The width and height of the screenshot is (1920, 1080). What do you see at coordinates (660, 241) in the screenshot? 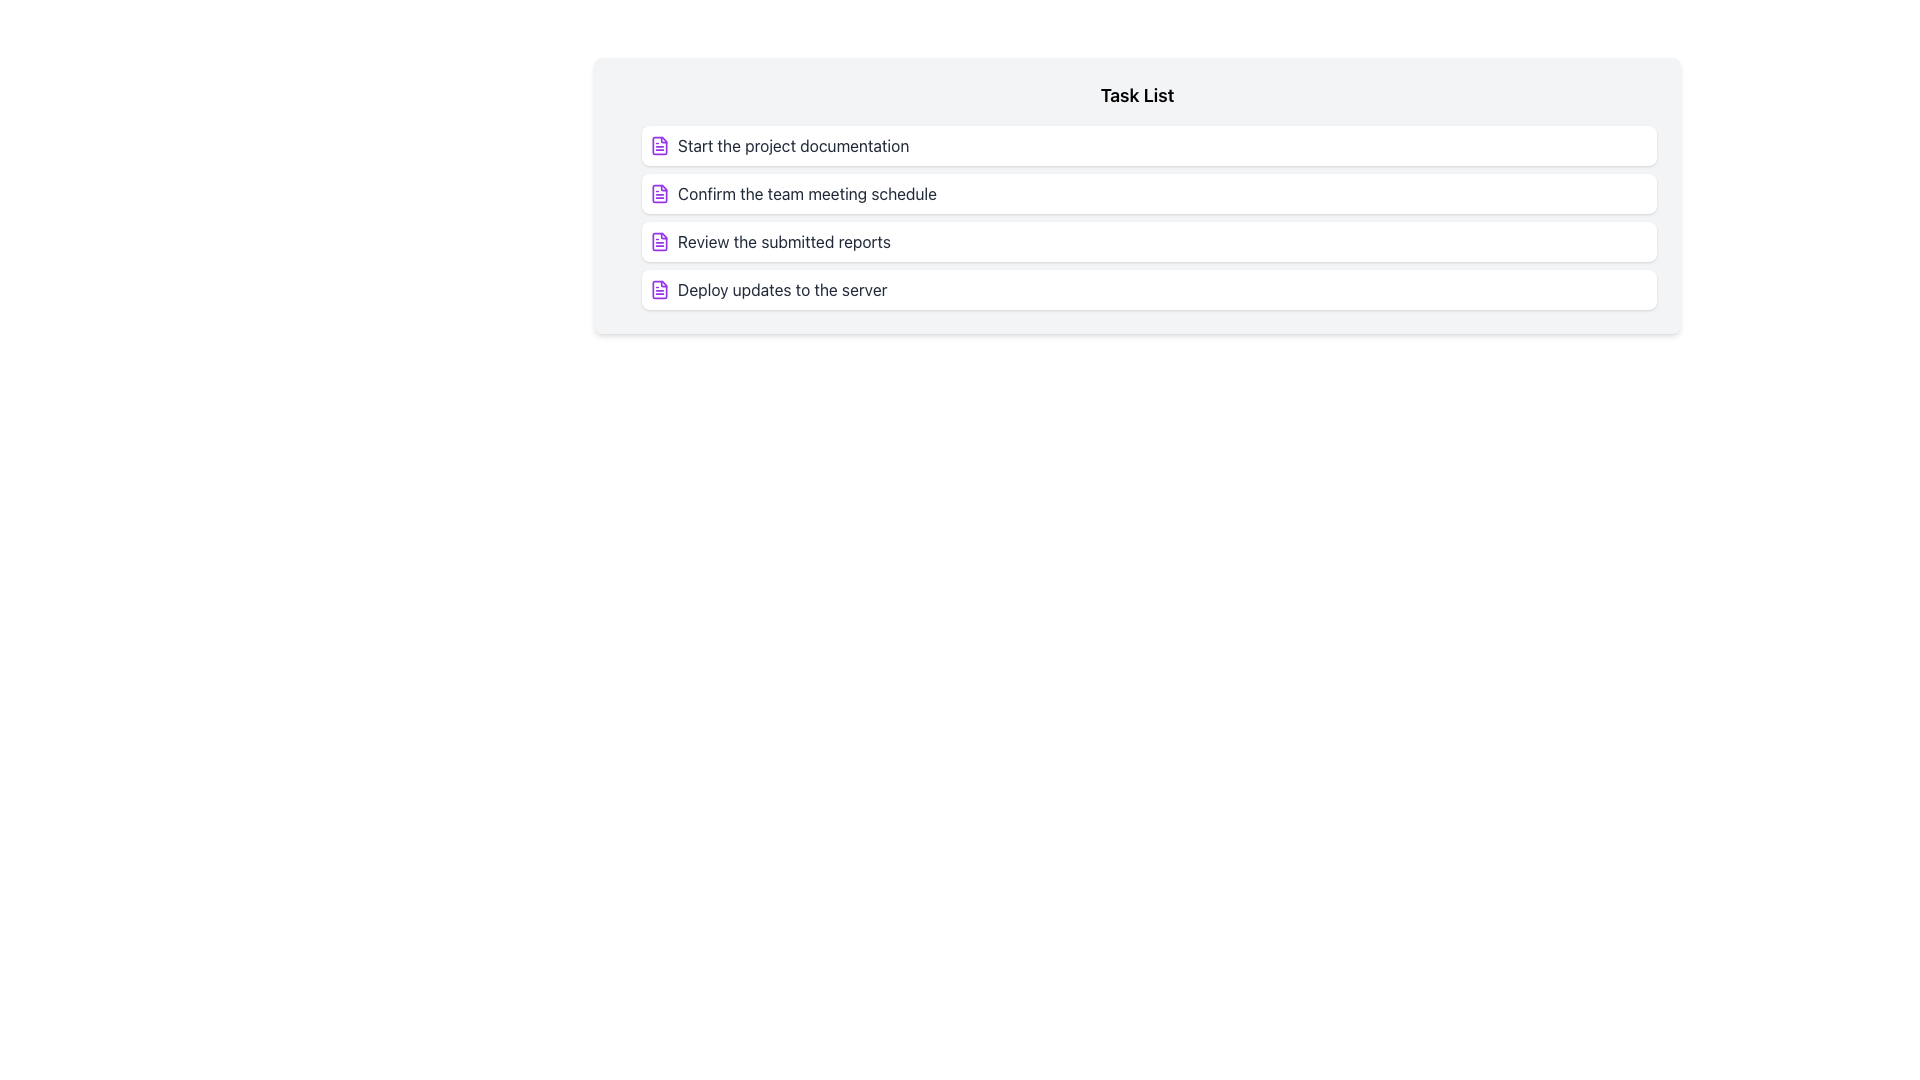
I see `the icon located in the third row of the task list, to the left of the text 'Review the submitted reports' for task identification` at bounding box center [660, 241].